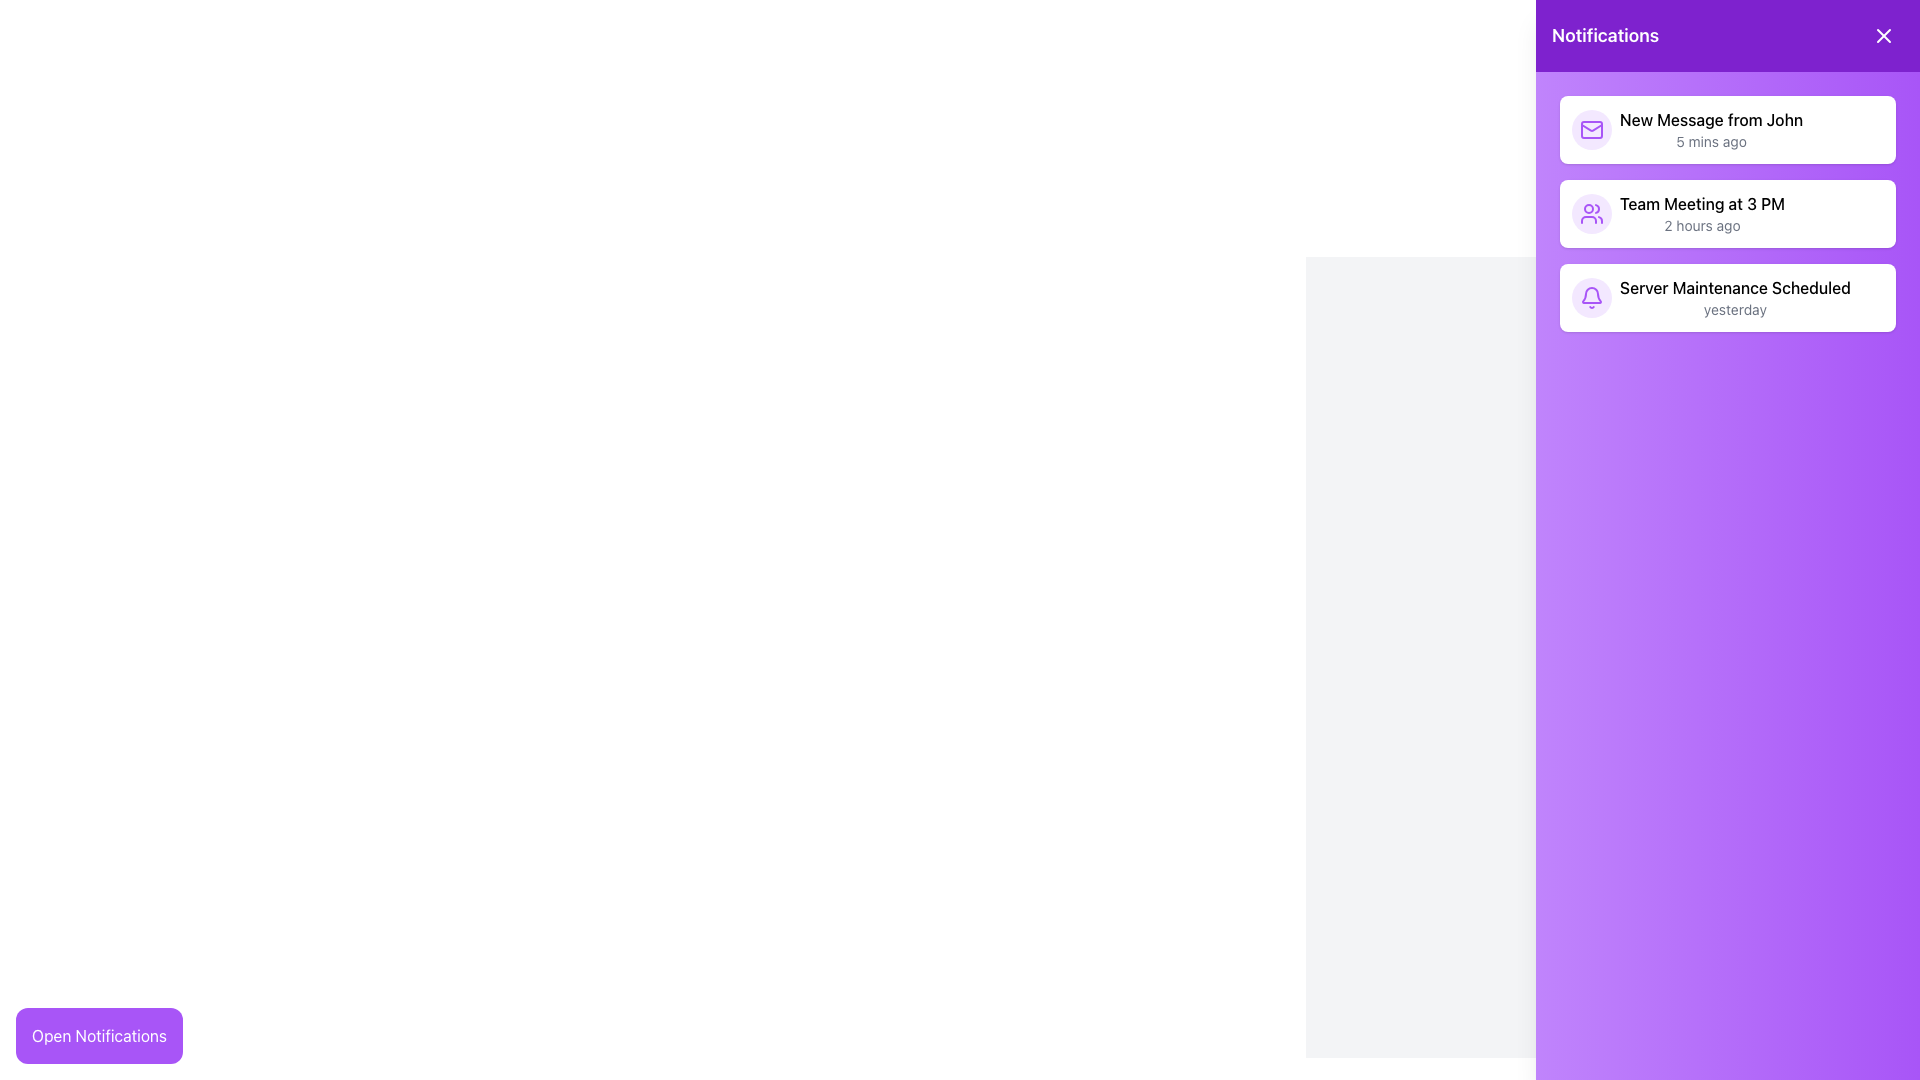  What do you see at coordinates (1882, 35) in the screenshot?
I see `the close button (decorative close icon) located at the top-right corner of the notification panel's title bar` at bounding box center [1882, 35].